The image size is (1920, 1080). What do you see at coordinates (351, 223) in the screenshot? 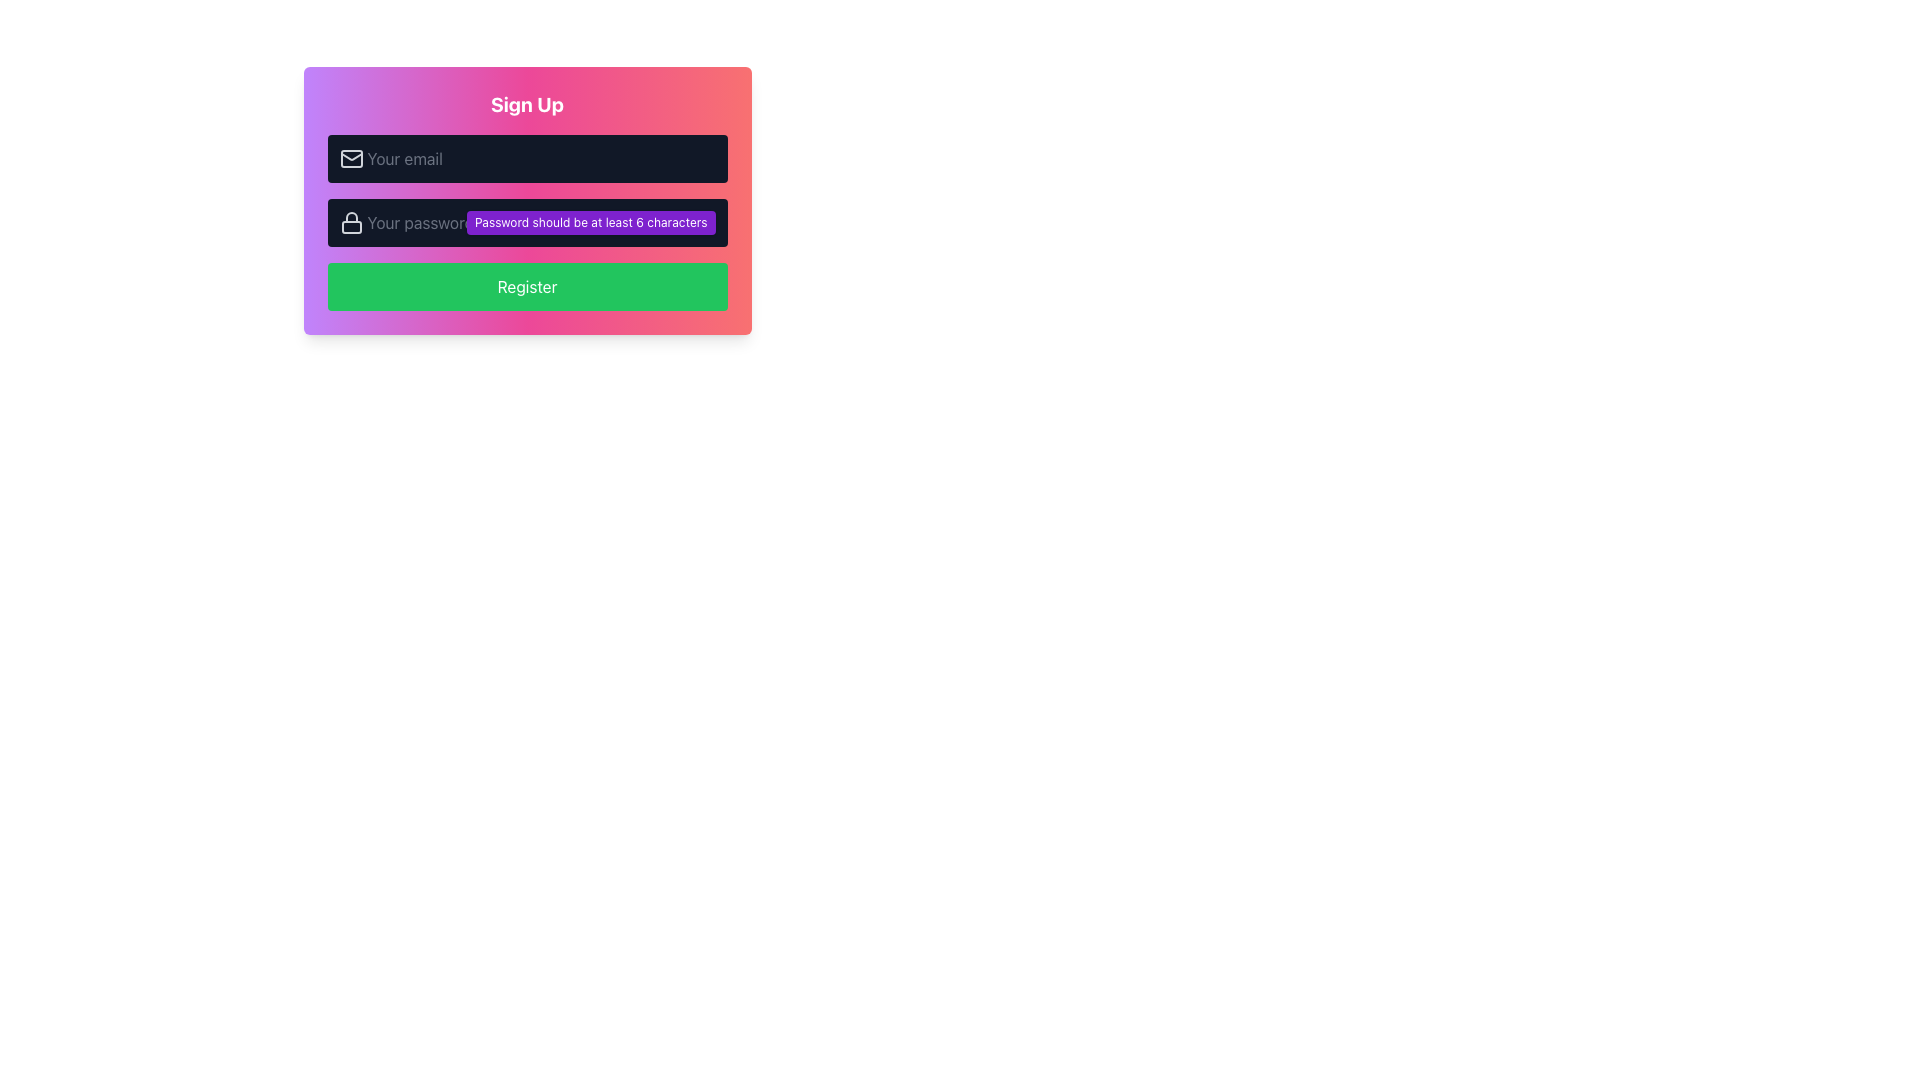
I see `the decorative icon that signifies the password field, located to the left of the password input field and vertically aligned with its center` at bounding box center [351, 223].